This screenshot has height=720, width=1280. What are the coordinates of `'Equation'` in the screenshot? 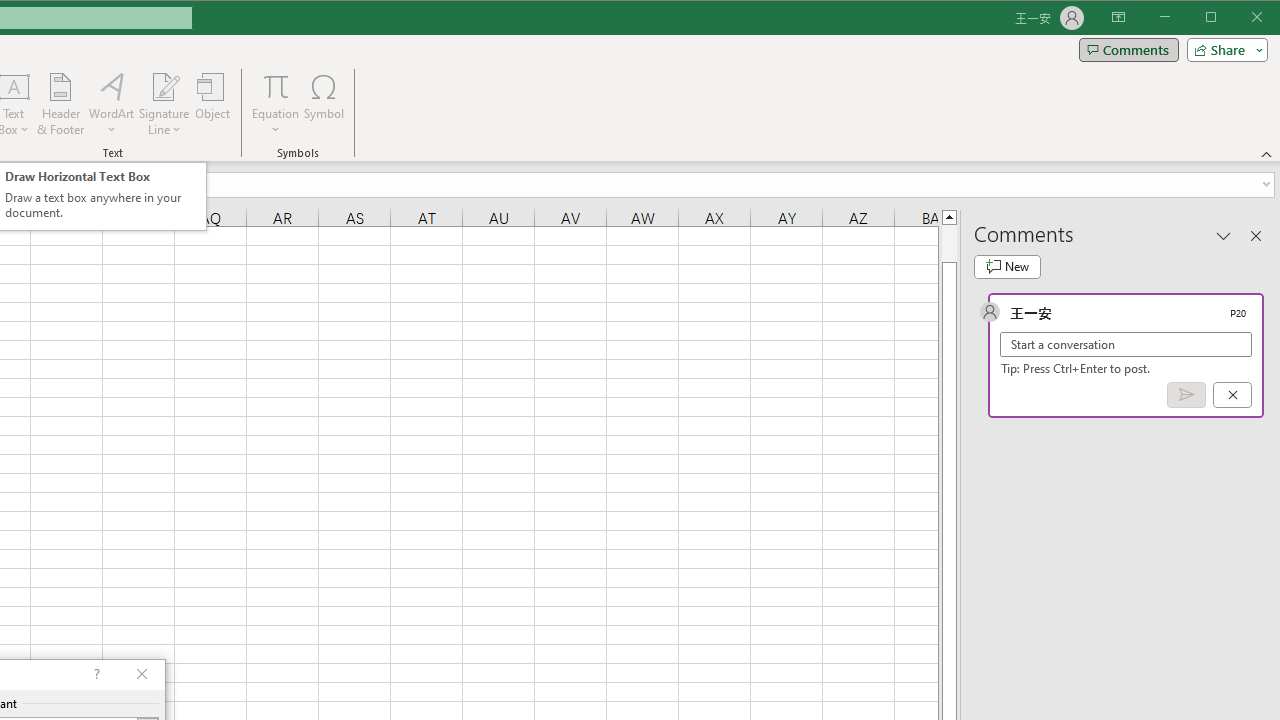 It's located at (274, 85).